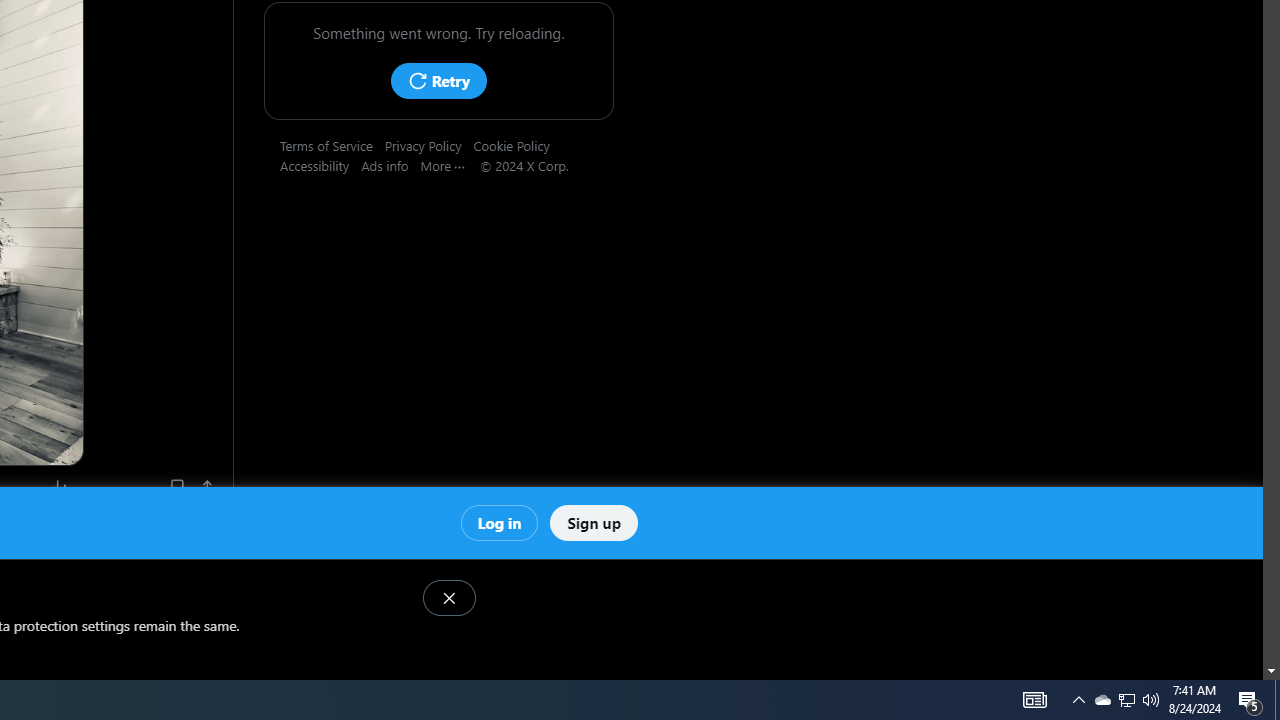 The width and height of the screenshot is (1280, 720). I want to click on 'More', so click(449, 164).